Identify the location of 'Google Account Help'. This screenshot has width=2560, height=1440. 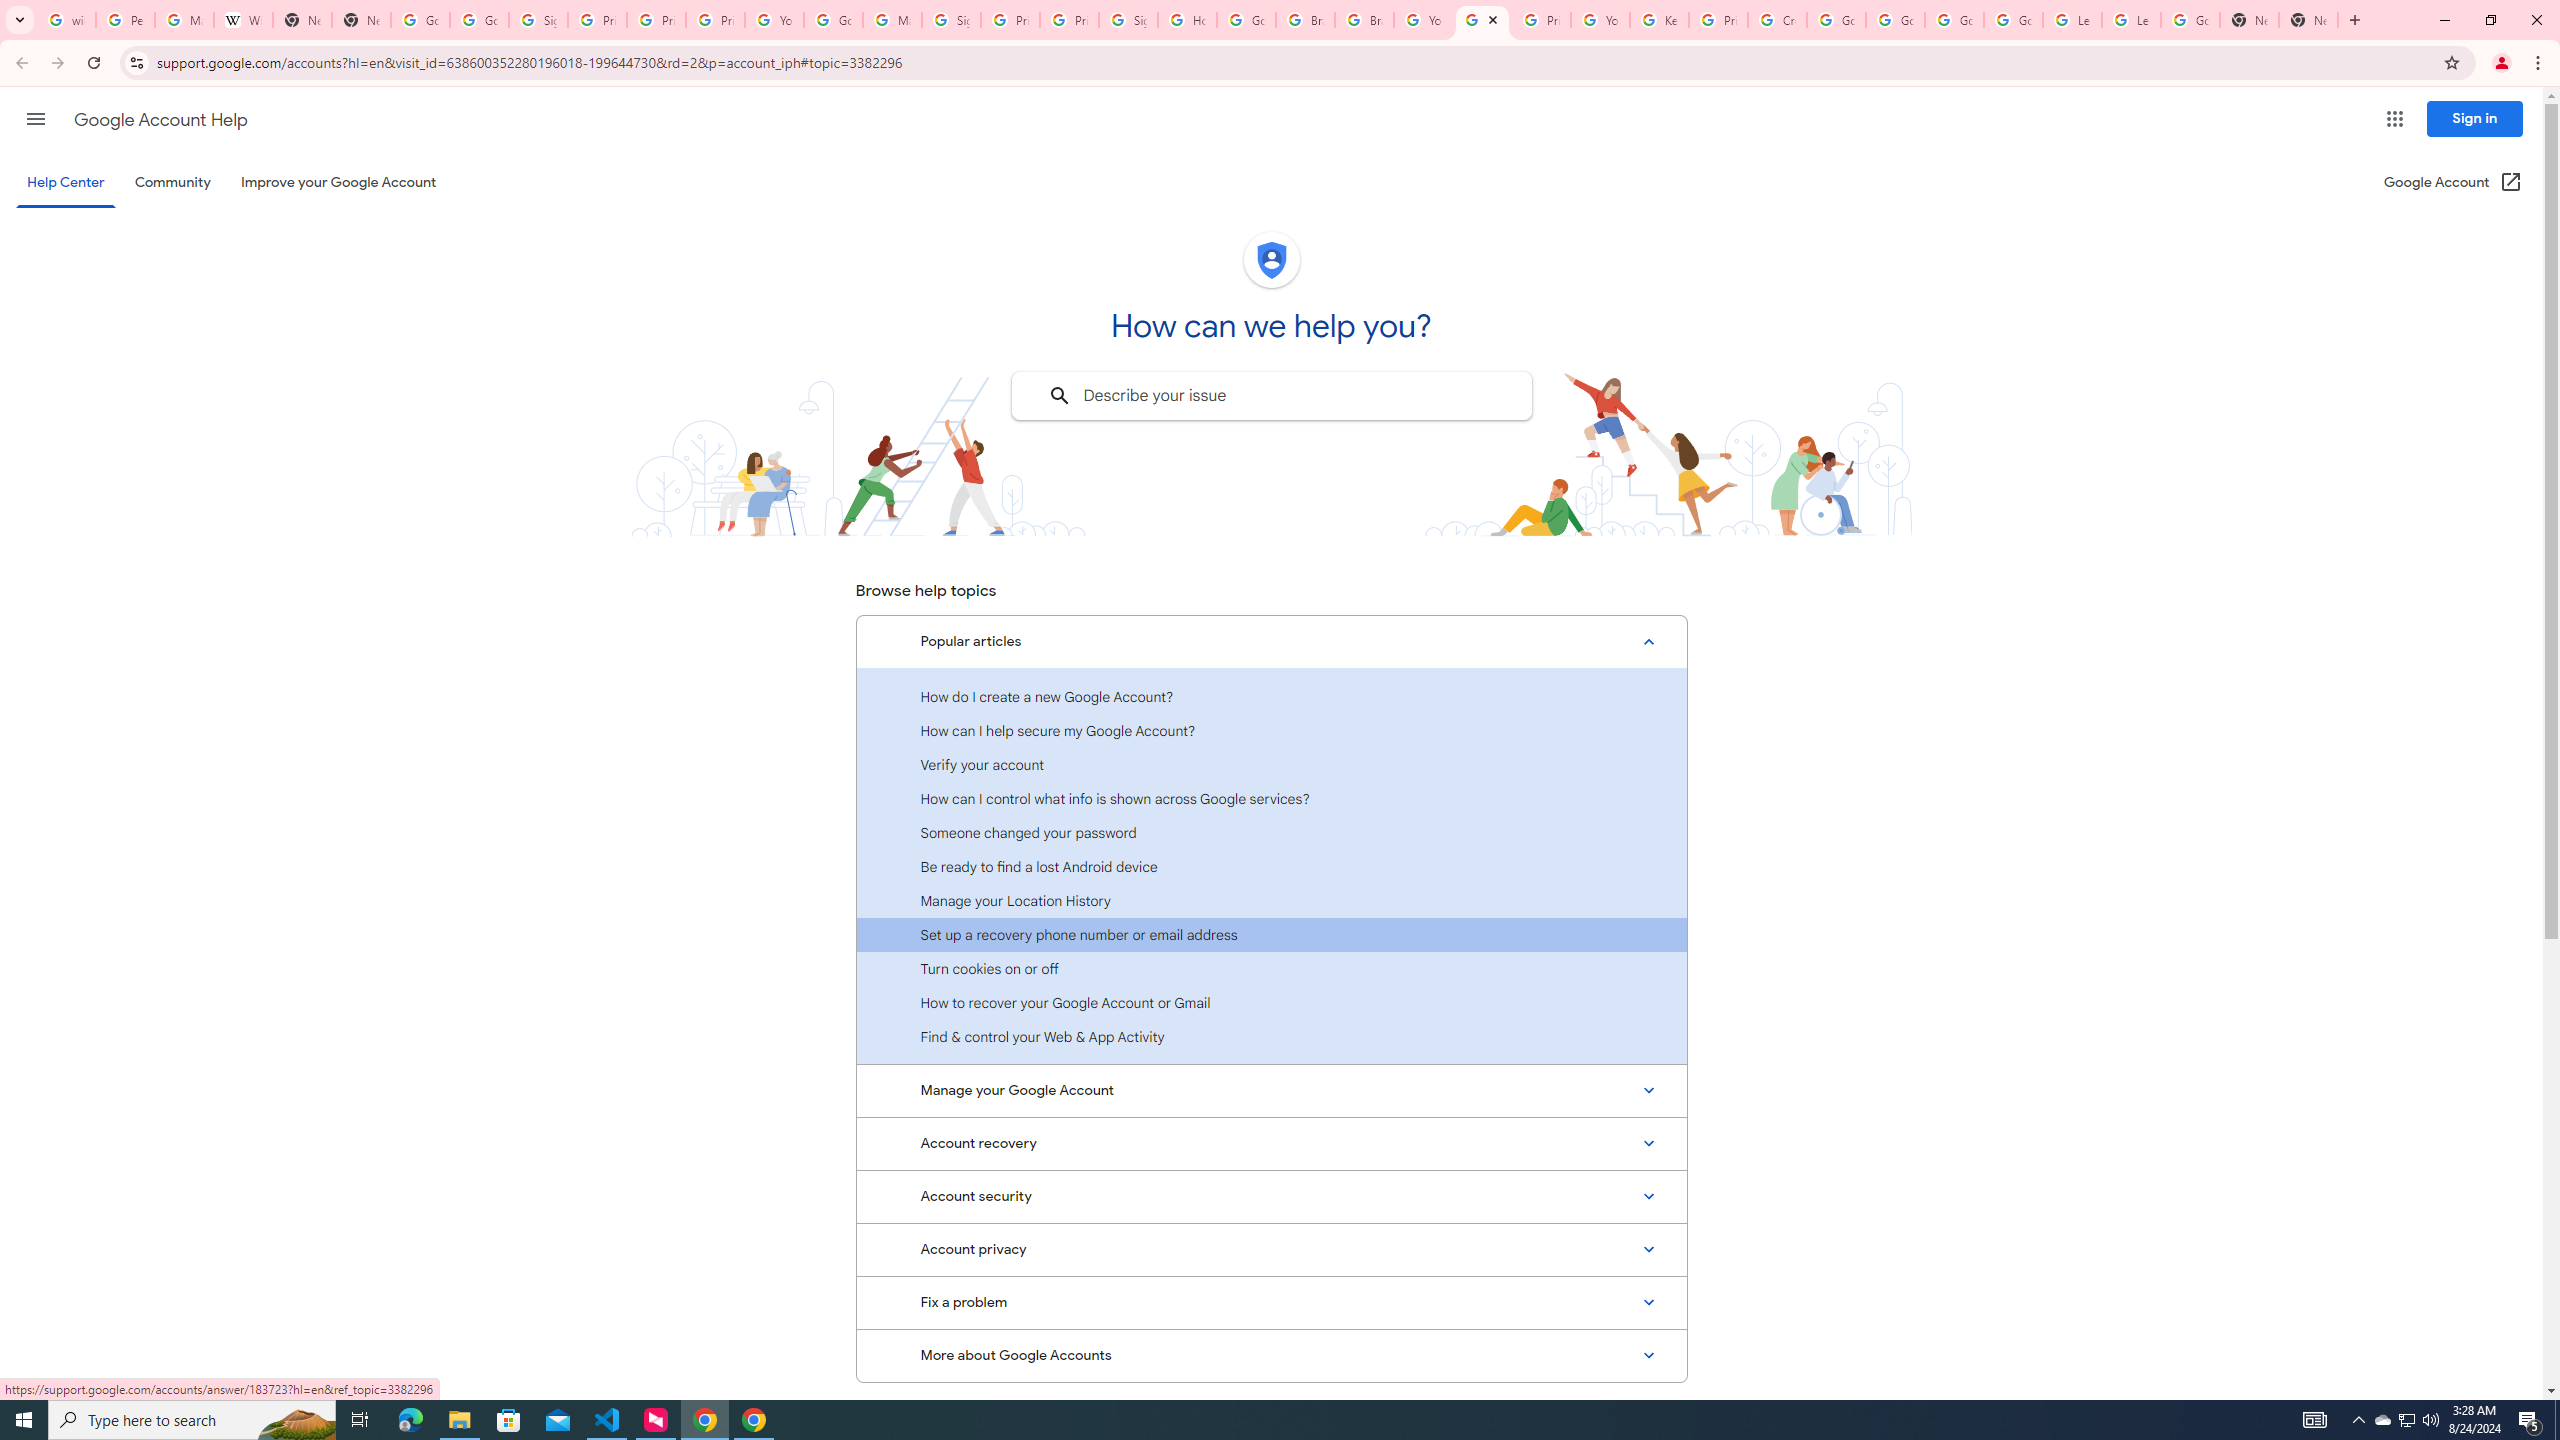
(160, 119).